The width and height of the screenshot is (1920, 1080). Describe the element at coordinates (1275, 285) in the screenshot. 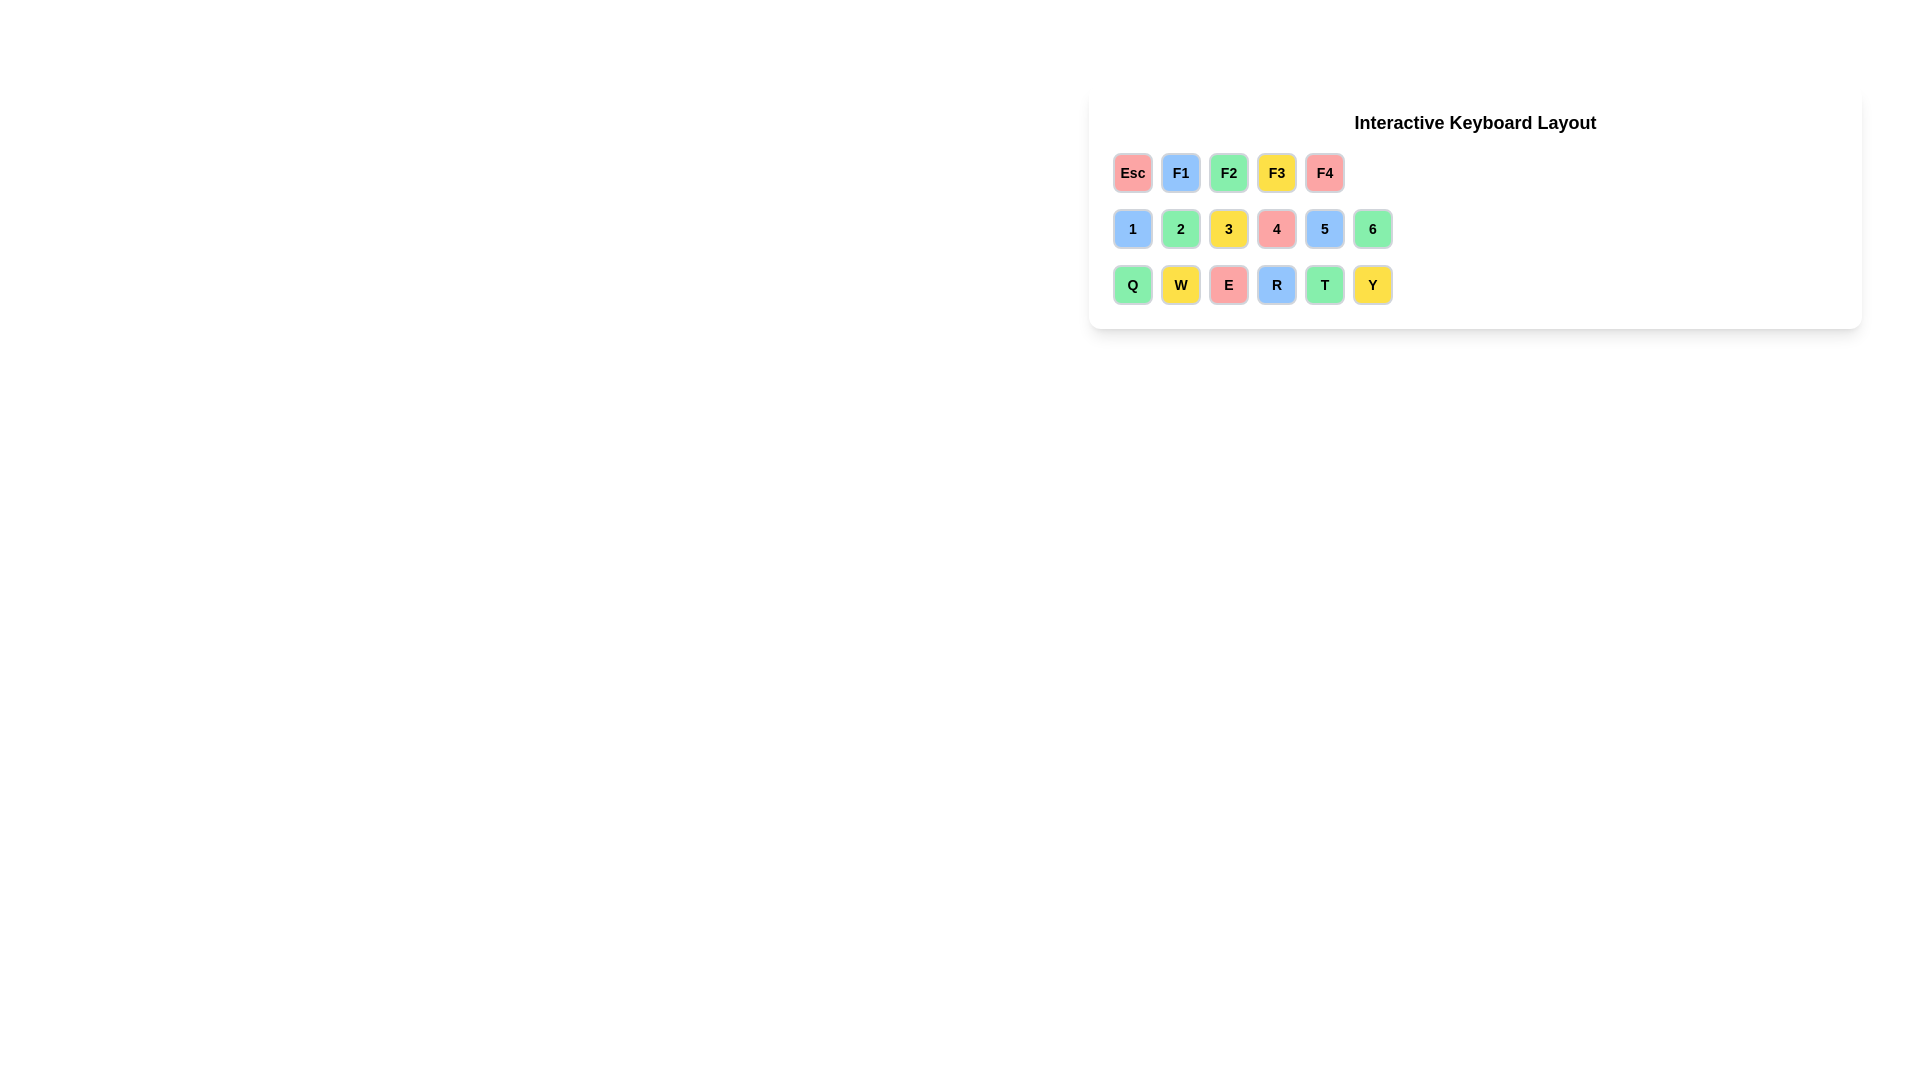

I see `the square button with a blue background and a bold black 'R' in the center, which is the fourth key in the linear group of keys labeled 'Q', 'W', 'E', 'R', 'T', 'Y'` at that location.